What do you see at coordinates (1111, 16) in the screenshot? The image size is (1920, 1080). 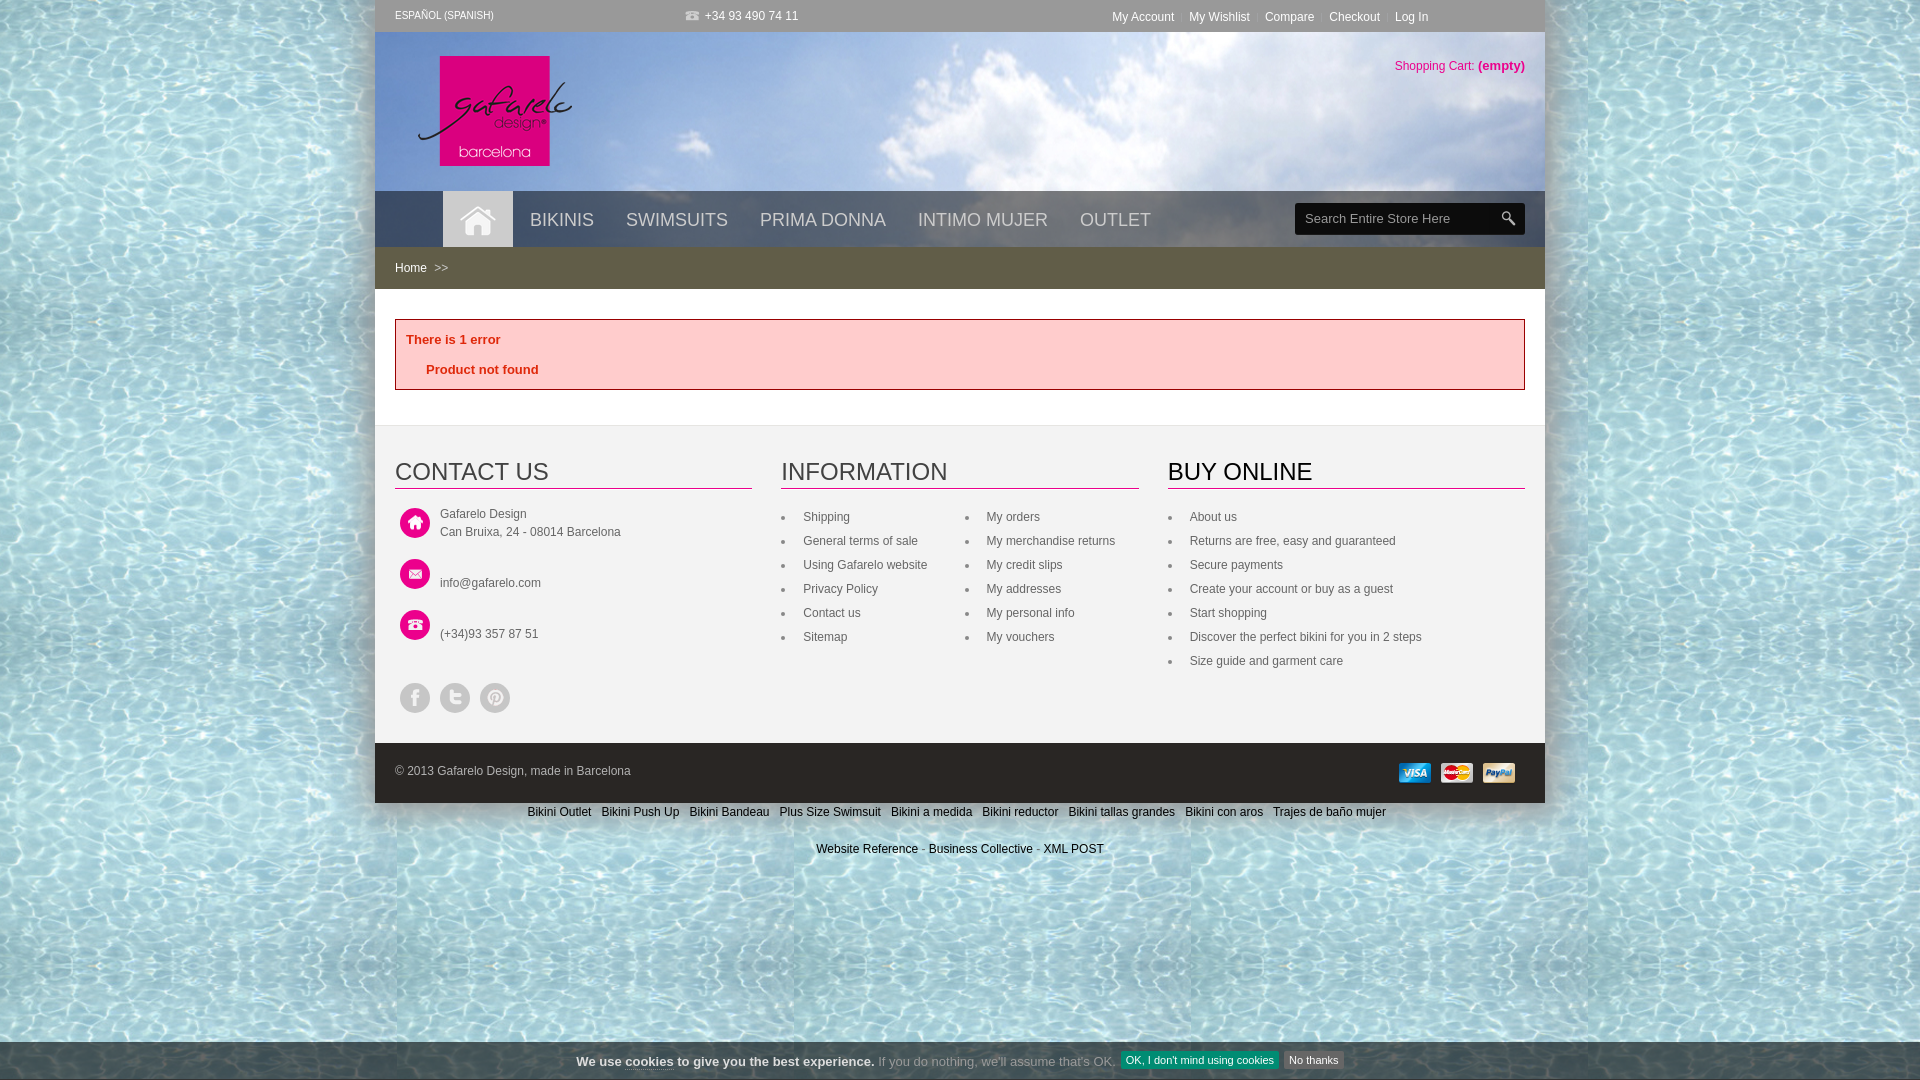 I see `'My Account'` at bounding box center [1111, 16].